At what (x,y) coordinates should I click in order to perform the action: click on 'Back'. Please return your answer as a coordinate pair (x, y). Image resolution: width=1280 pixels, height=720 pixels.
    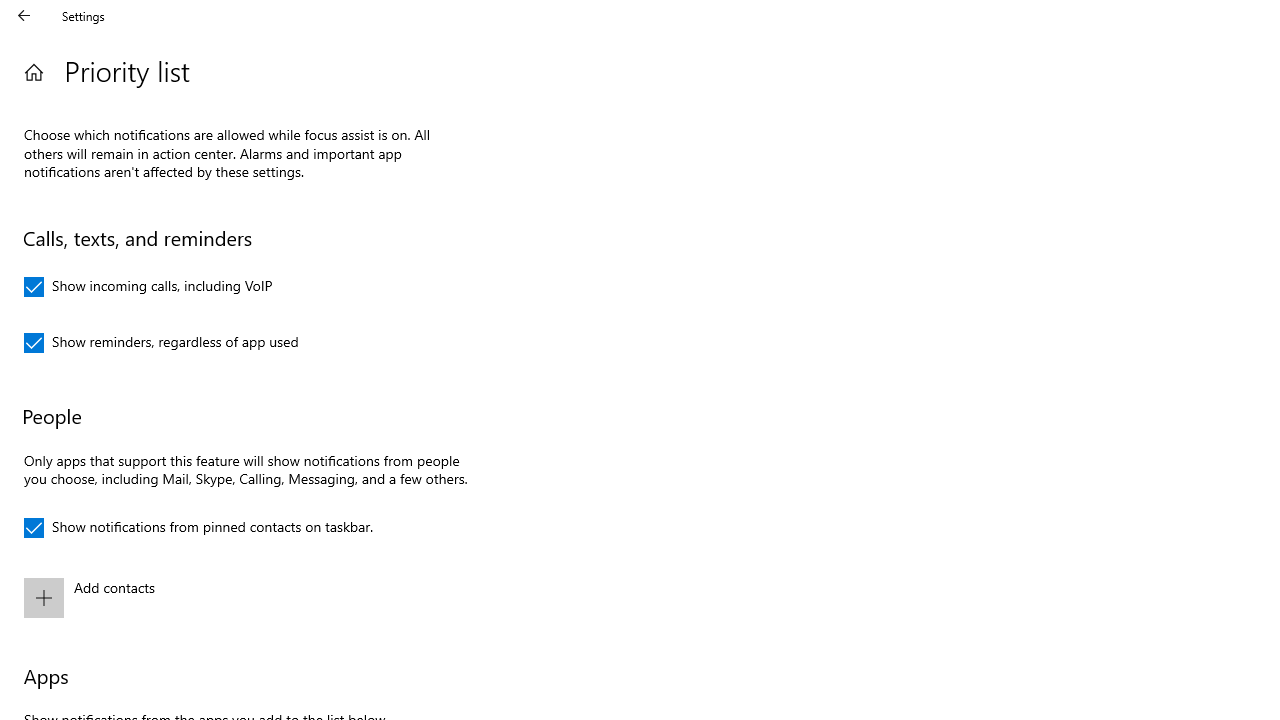
    Looking at the image, I should click on (24, 15).